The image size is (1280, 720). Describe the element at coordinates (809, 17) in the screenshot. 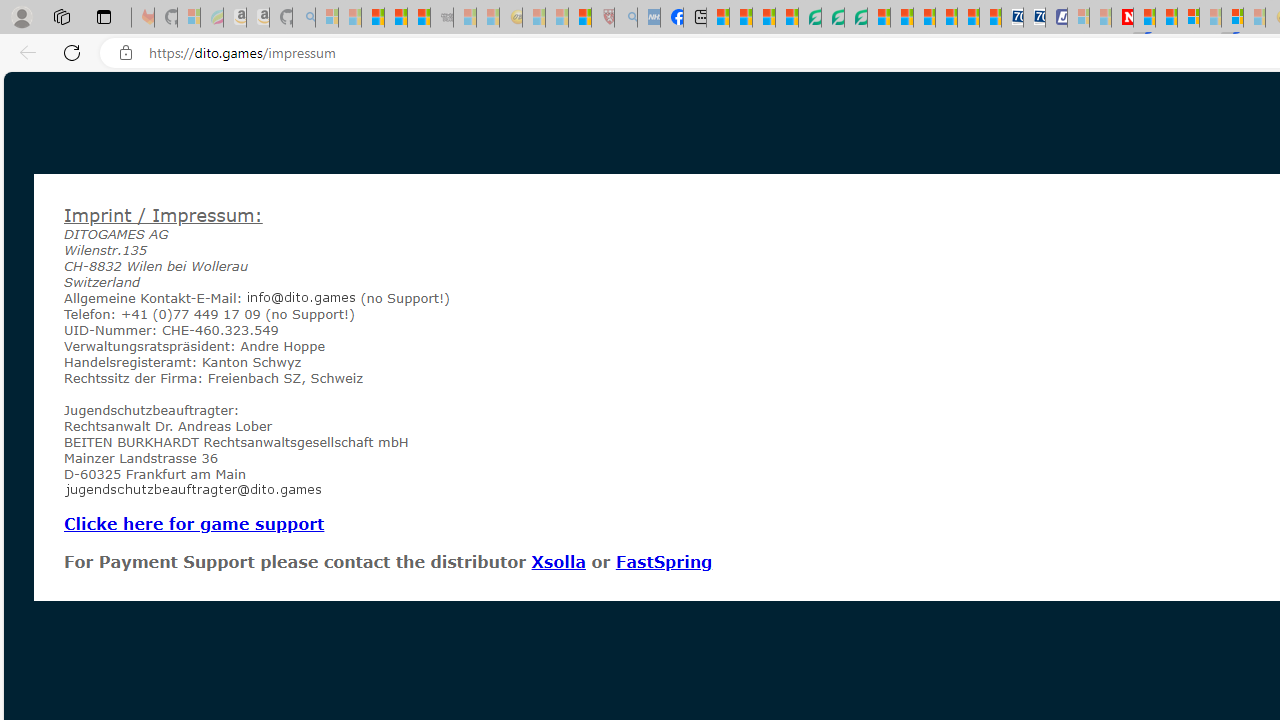

I see `'LendingTree - Compare Lenders'` at that location.